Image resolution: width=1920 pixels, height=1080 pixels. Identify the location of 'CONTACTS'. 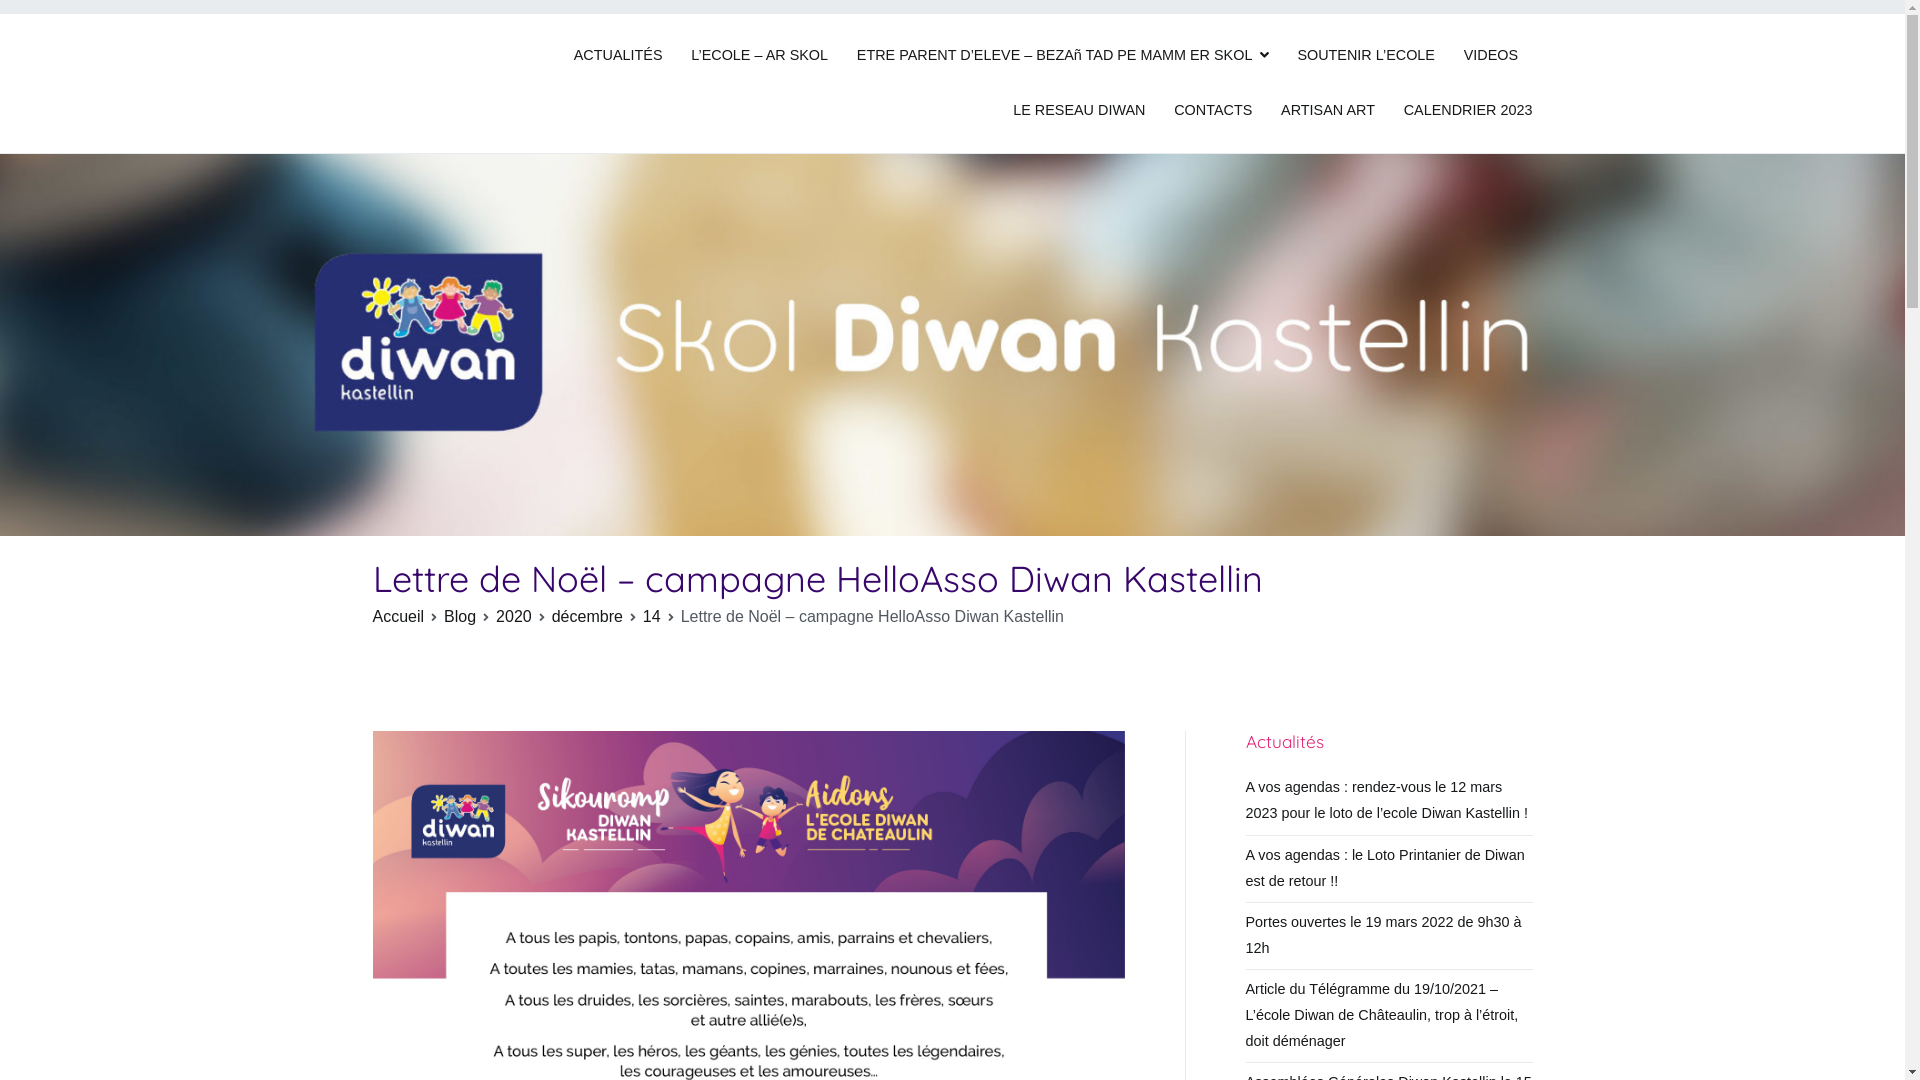
(1212, 111).